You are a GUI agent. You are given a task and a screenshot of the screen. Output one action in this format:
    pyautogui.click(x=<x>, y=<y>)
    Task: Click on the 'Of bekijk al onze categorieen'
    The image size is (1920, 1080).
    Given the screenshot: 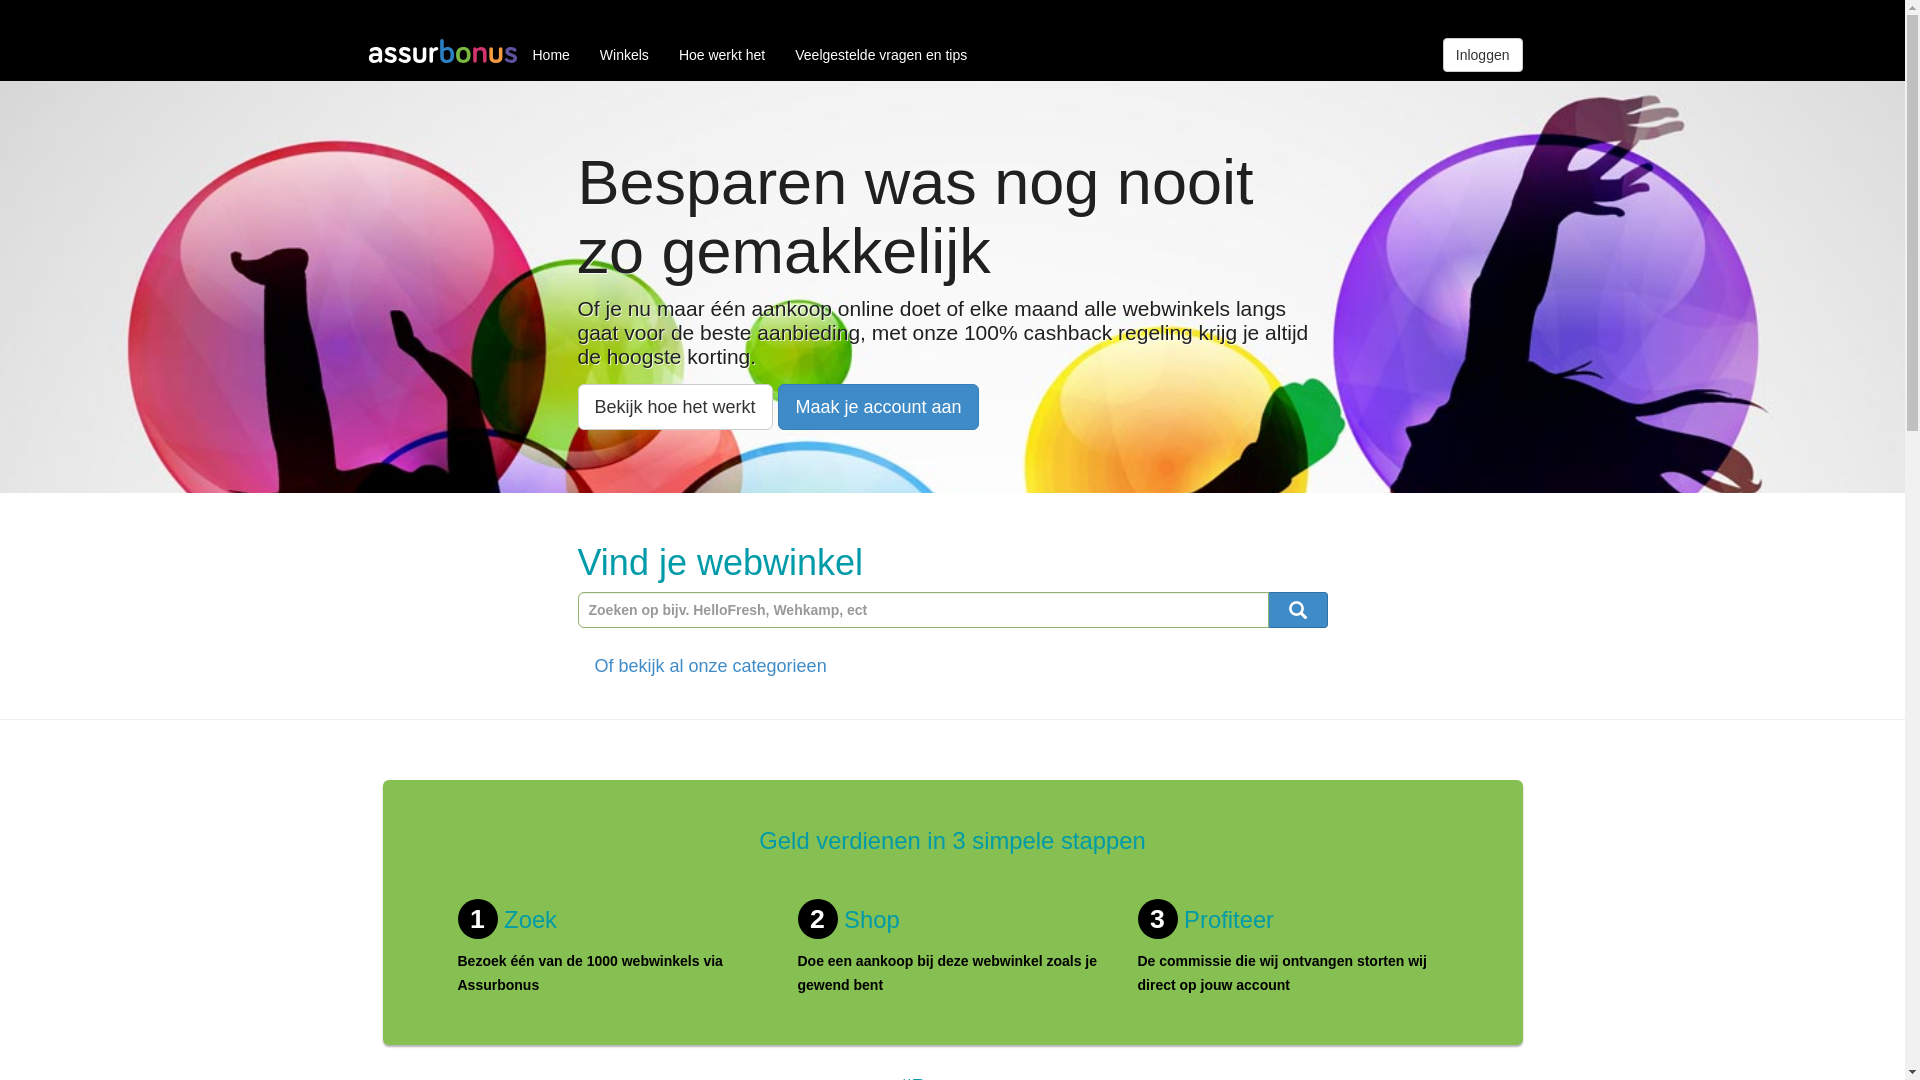 What is the action you would take?
    pyautogui.click(x=710, y=666)
    